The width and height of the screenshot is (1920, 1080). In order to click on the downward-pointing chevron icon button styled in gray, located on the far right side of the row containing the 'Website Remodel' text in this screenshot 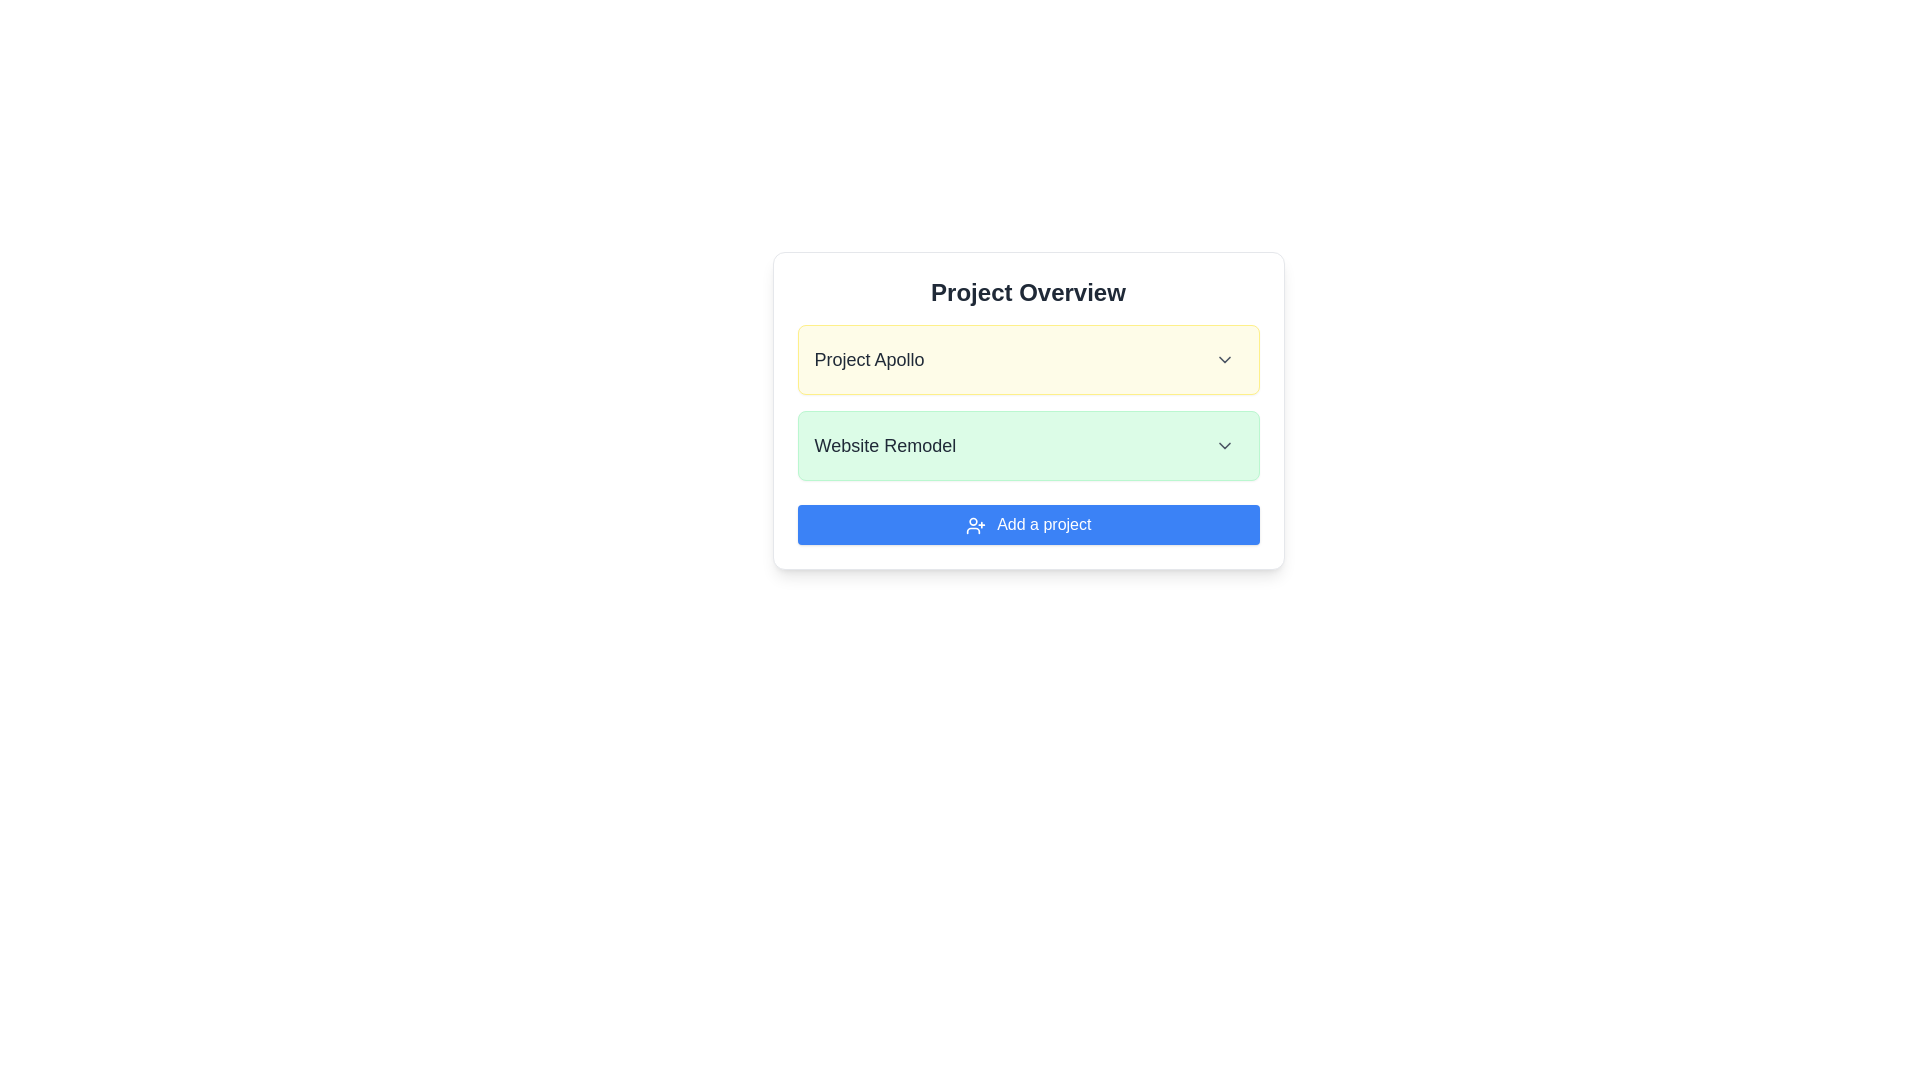, I will do `click(1223, 445)`.